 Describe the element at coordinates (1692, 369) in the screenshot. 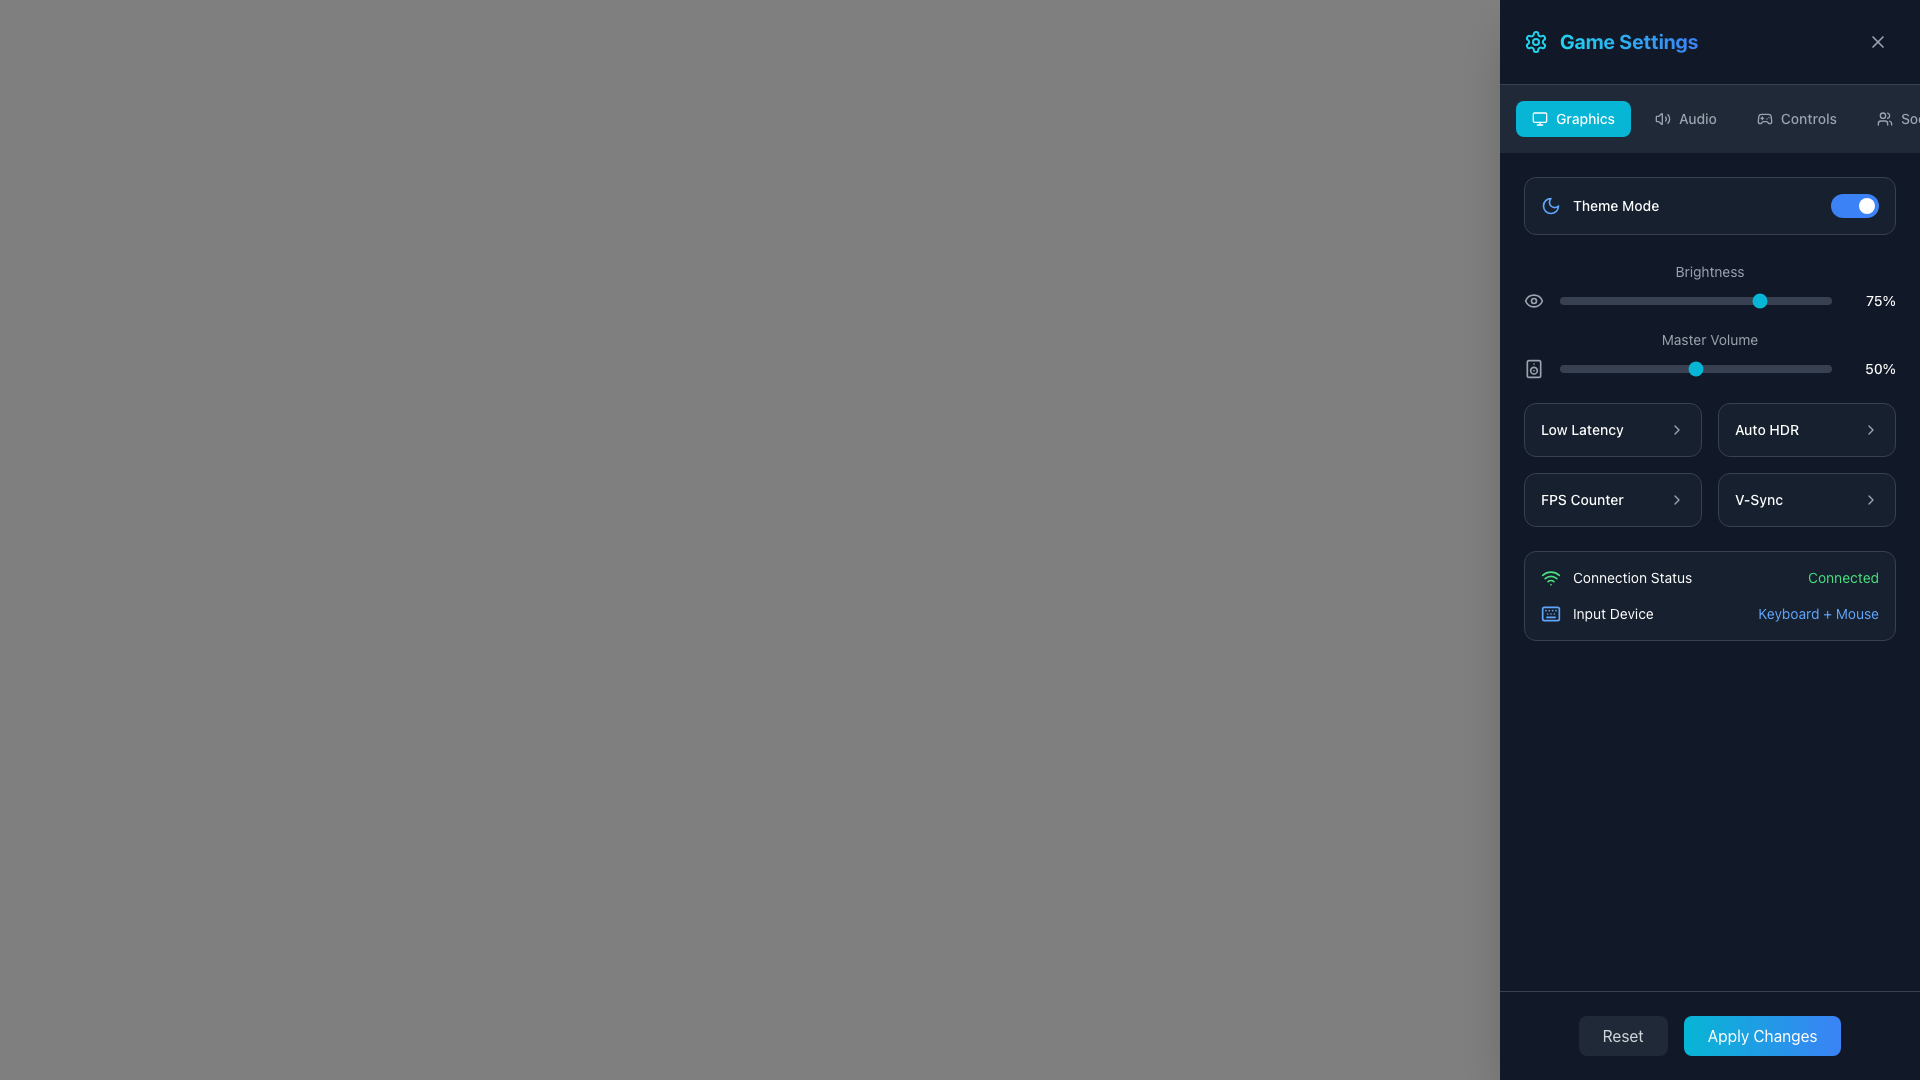

I see `the Master Volume` at that location.